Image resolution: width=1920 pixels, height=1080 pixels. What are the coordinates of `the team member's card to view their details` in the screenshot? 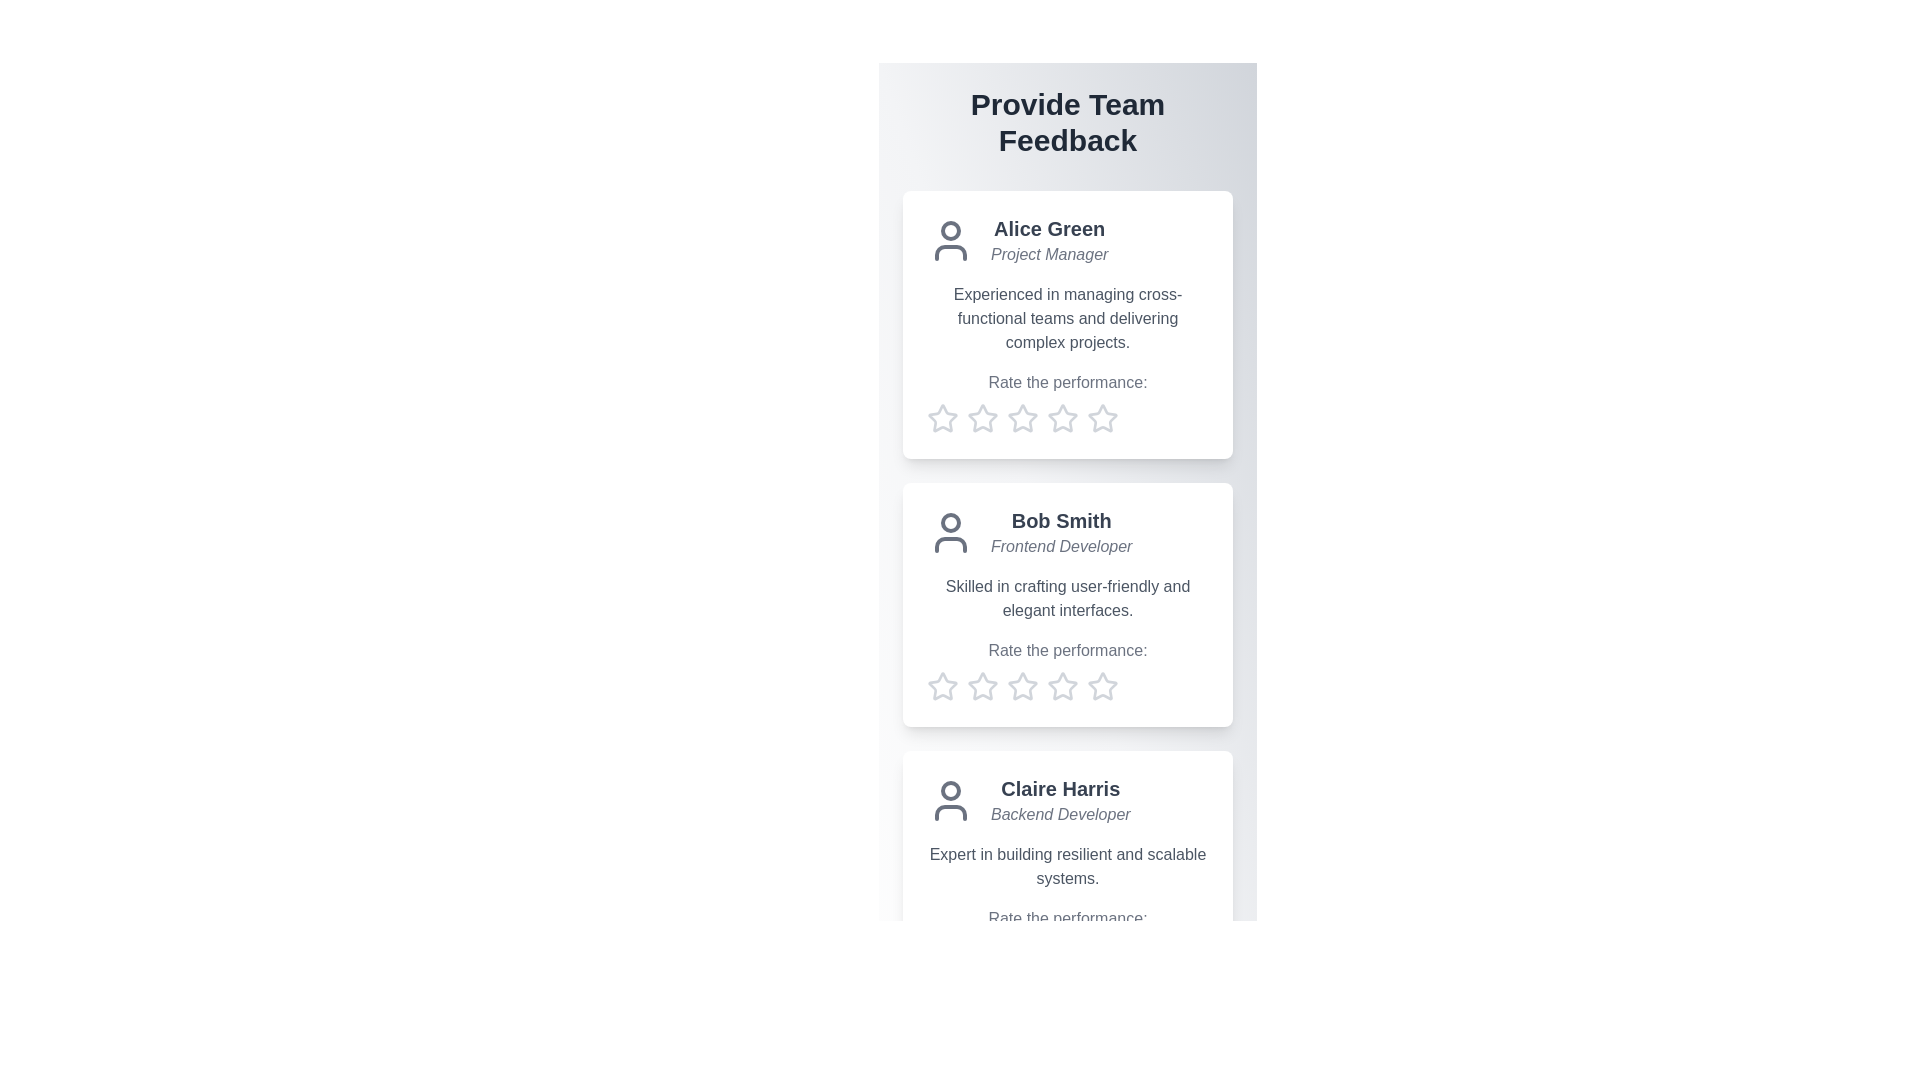 It's located at (1067, 323).